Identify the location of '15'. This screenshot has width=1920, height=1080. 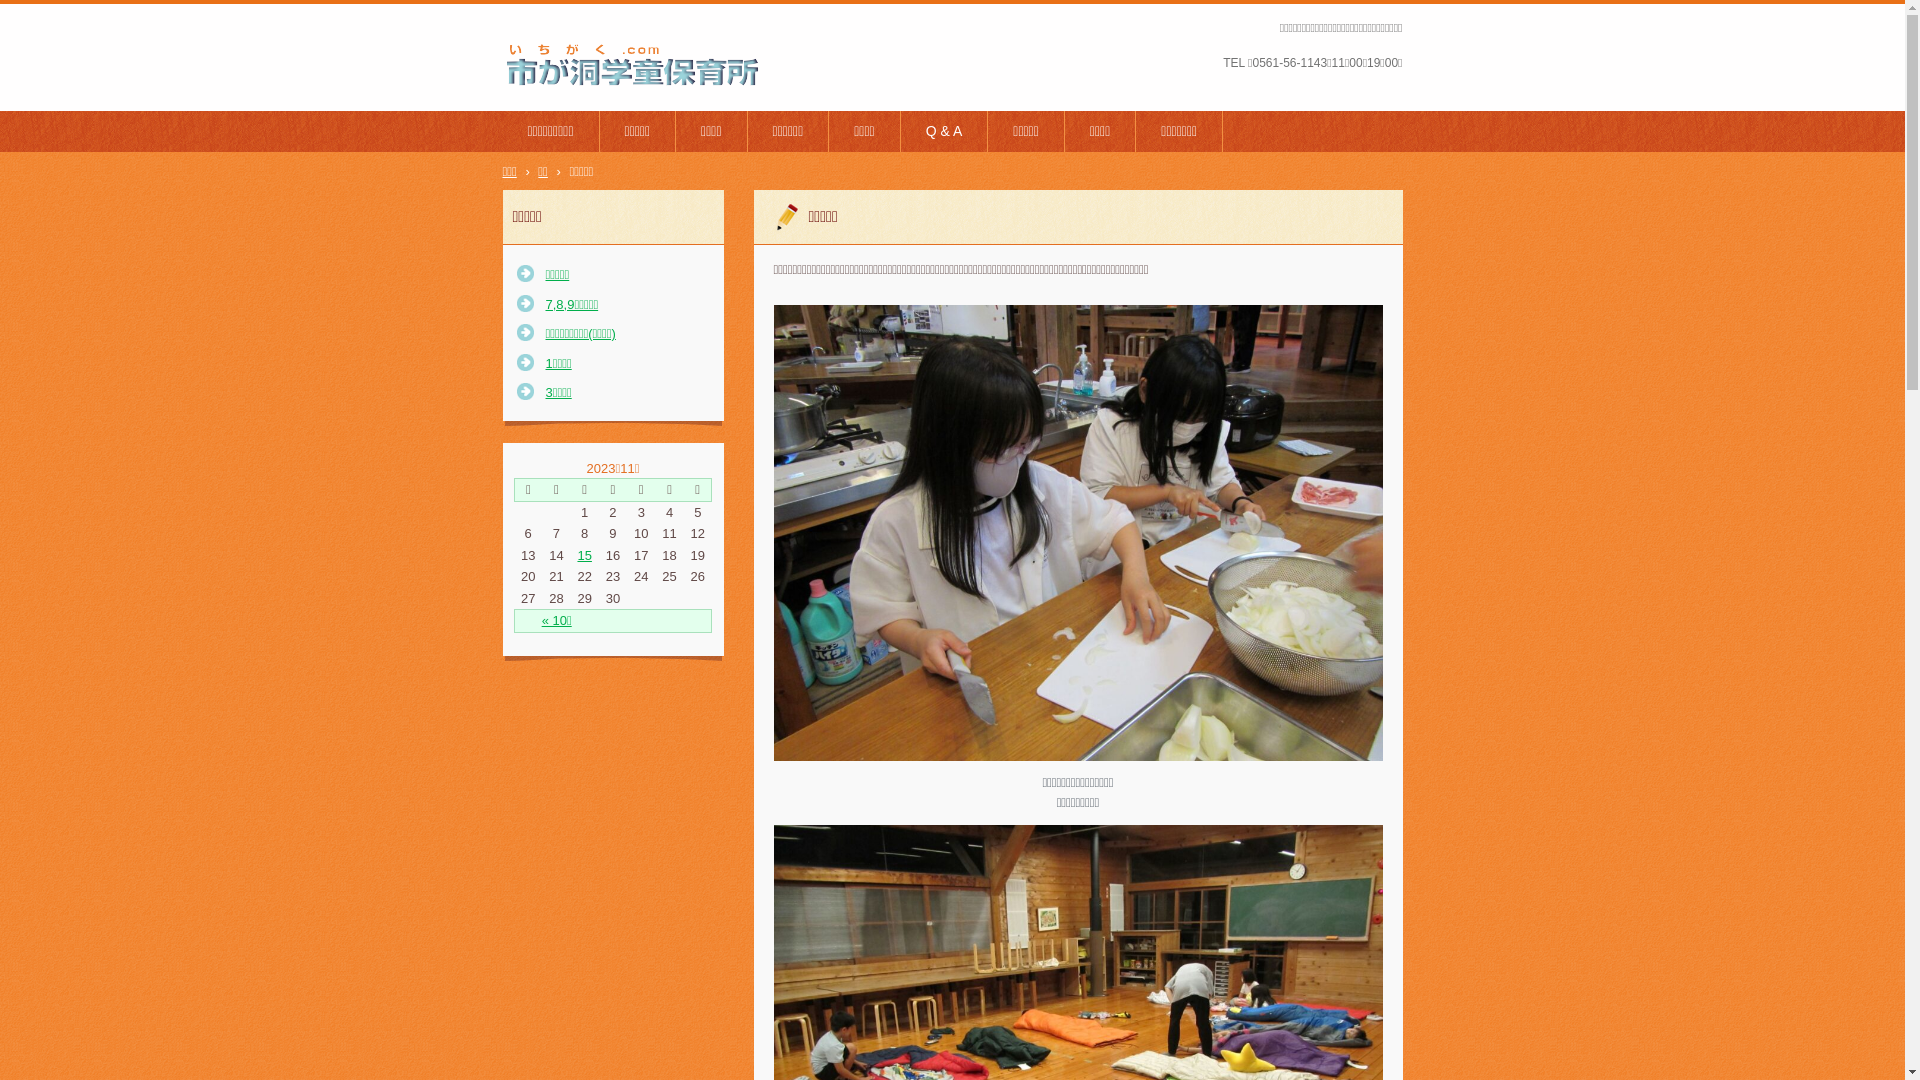
(583, 555).